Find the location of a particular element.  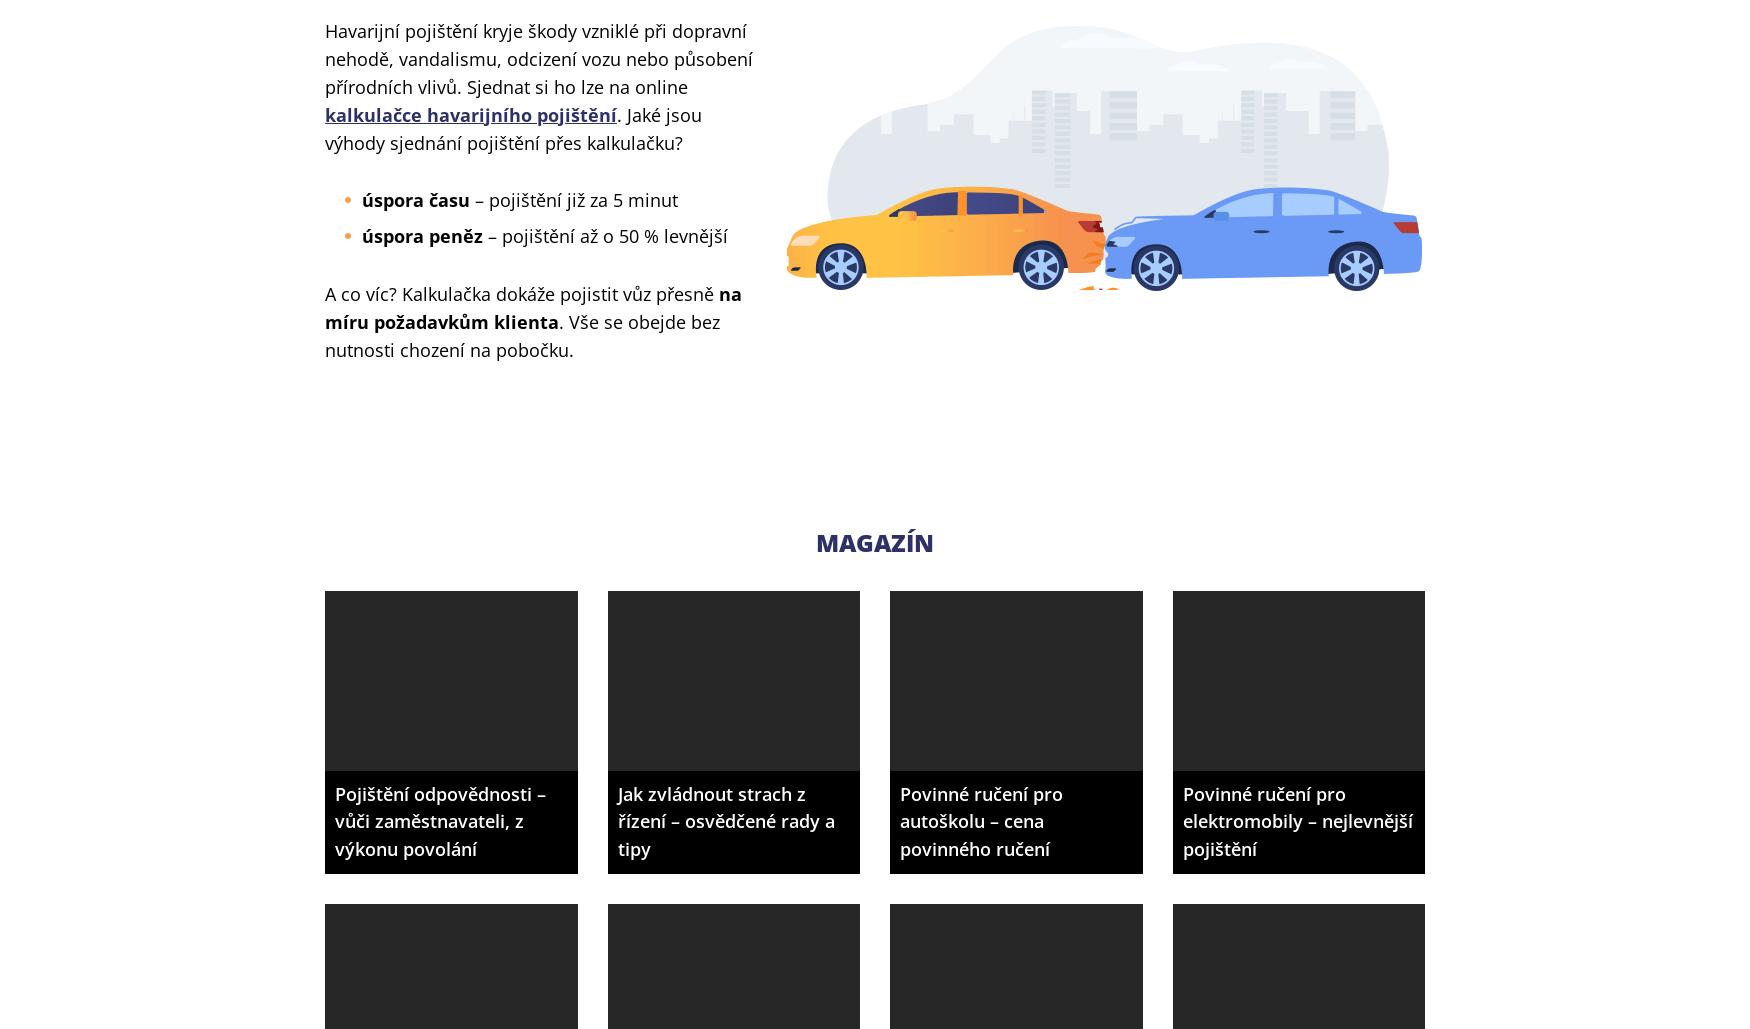

'– pojištění již za 5 minut' is located at coordinates (574, 200).